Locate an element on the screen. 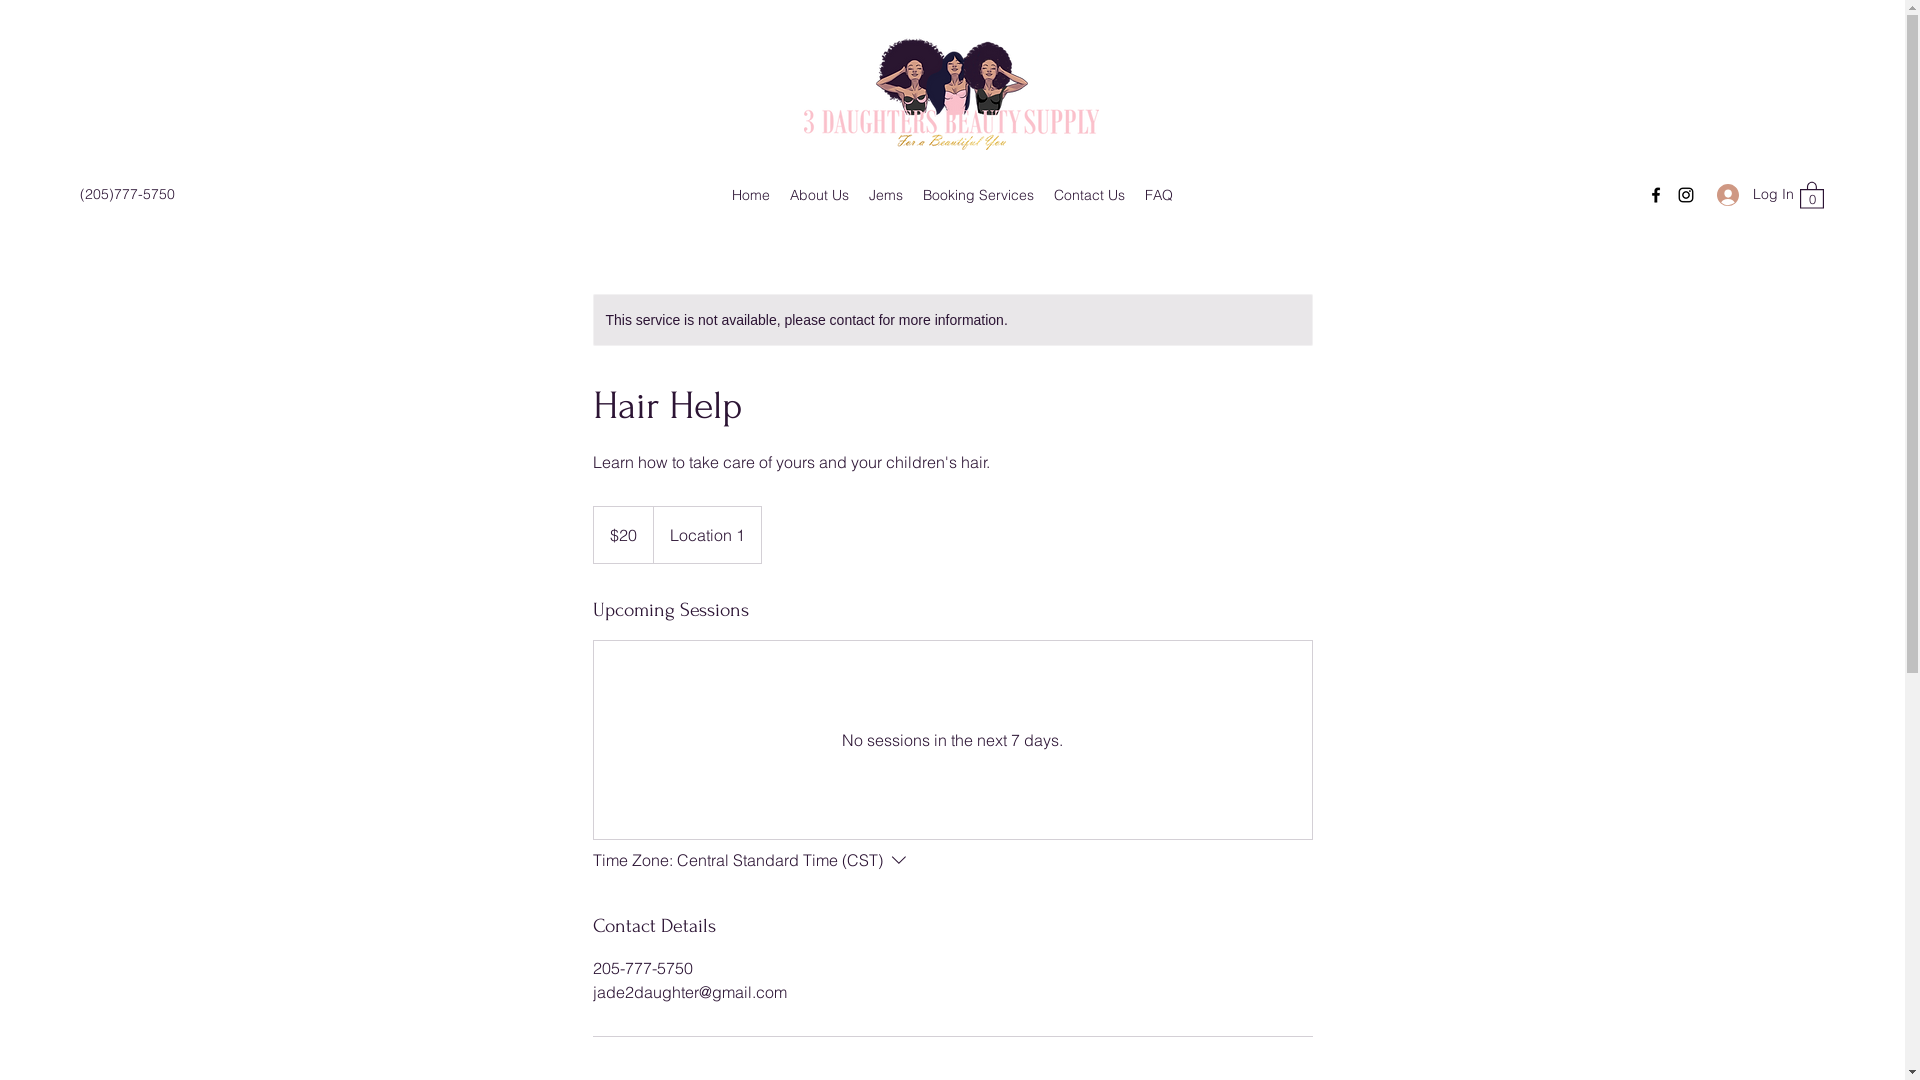  'About Us' is located at coordinates (819, 195).